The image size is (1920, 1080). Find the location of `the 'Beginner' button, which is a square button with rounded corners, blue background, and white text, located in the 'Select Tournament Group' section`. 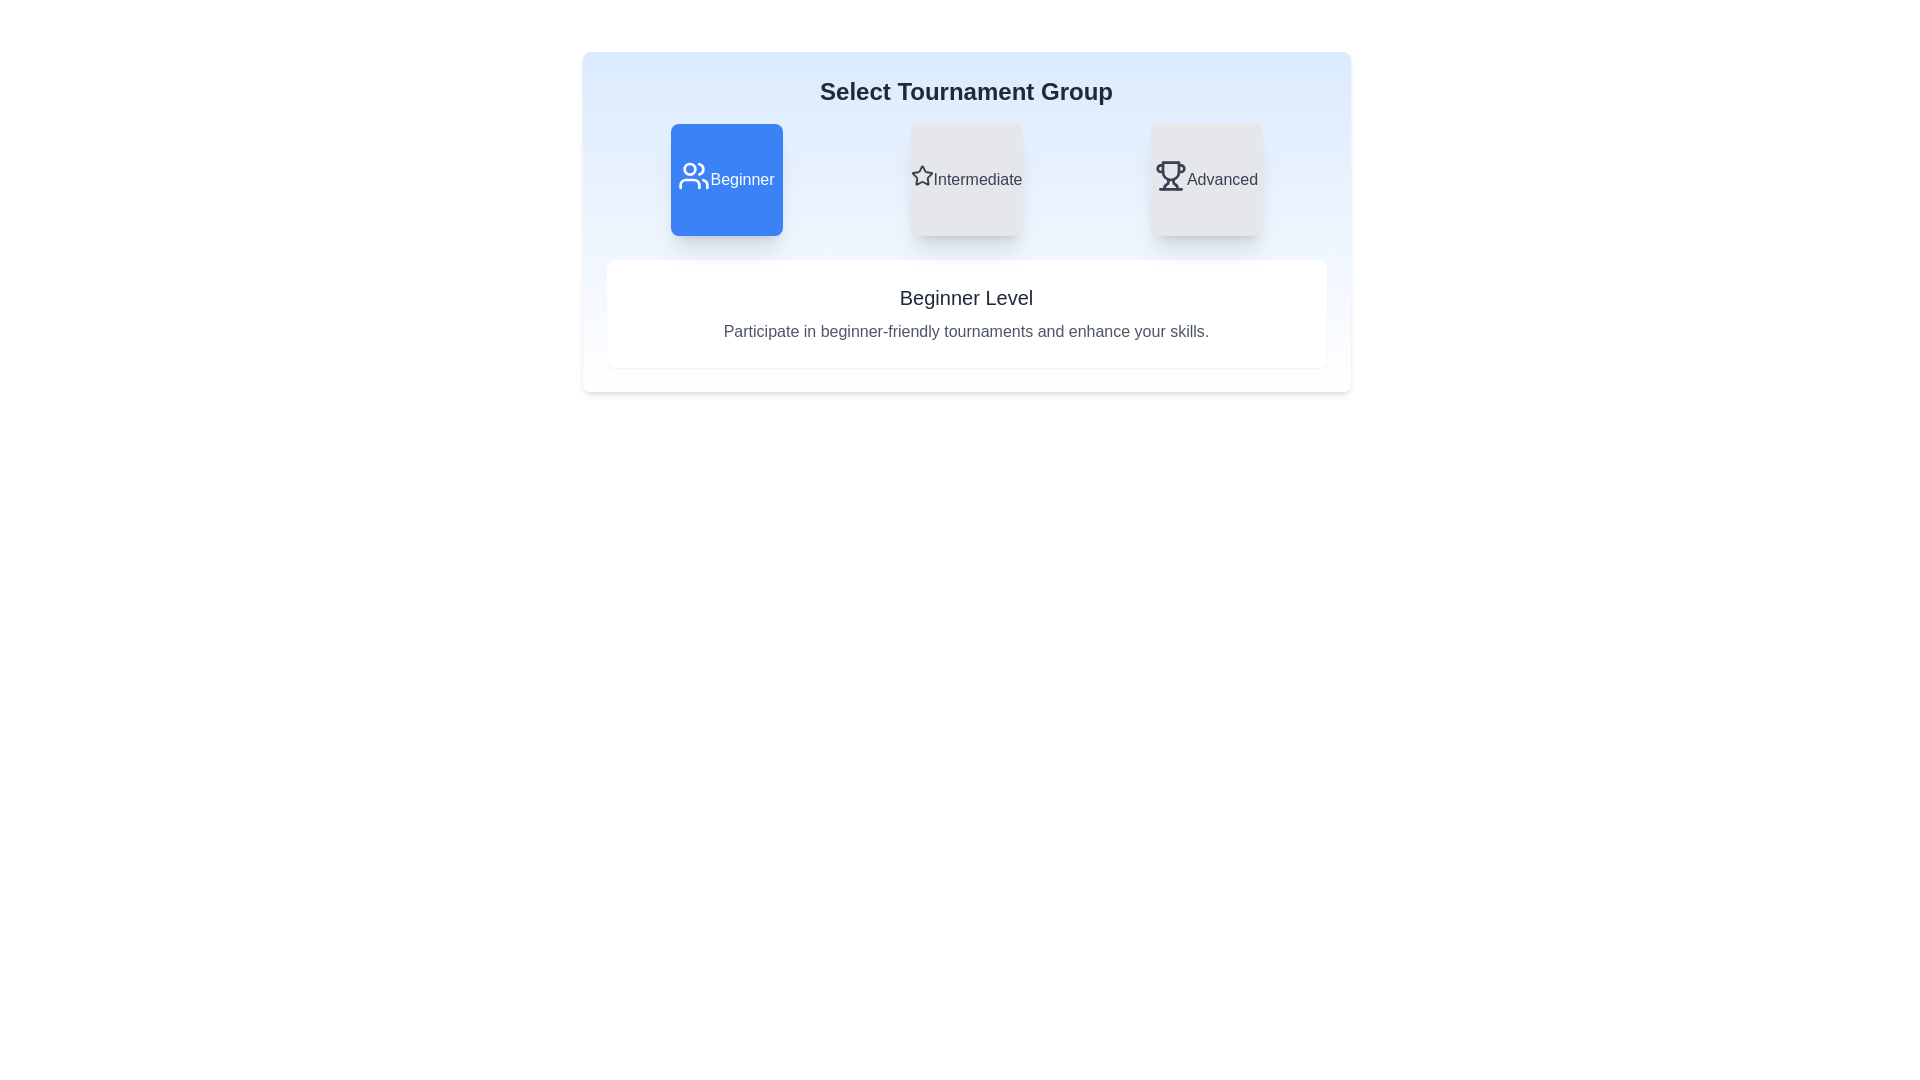

the 'Beginner' button, which is a square button with rounded corners, blue background, and white text, located in the 'Select Tournament Group' section is located at coordinates (725, 180).